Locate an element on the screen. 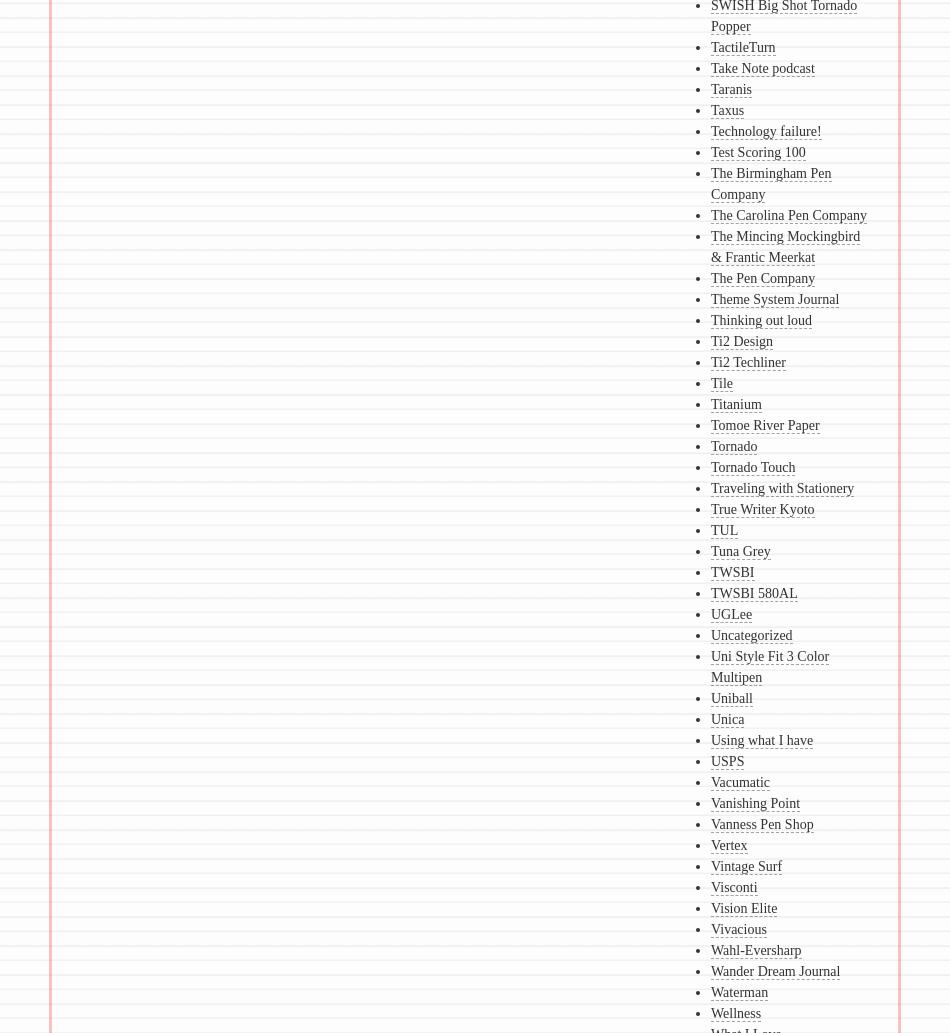 This screenshot has height=1033, width=950. 'The Pen Company' is located at coordinates (761, 277).